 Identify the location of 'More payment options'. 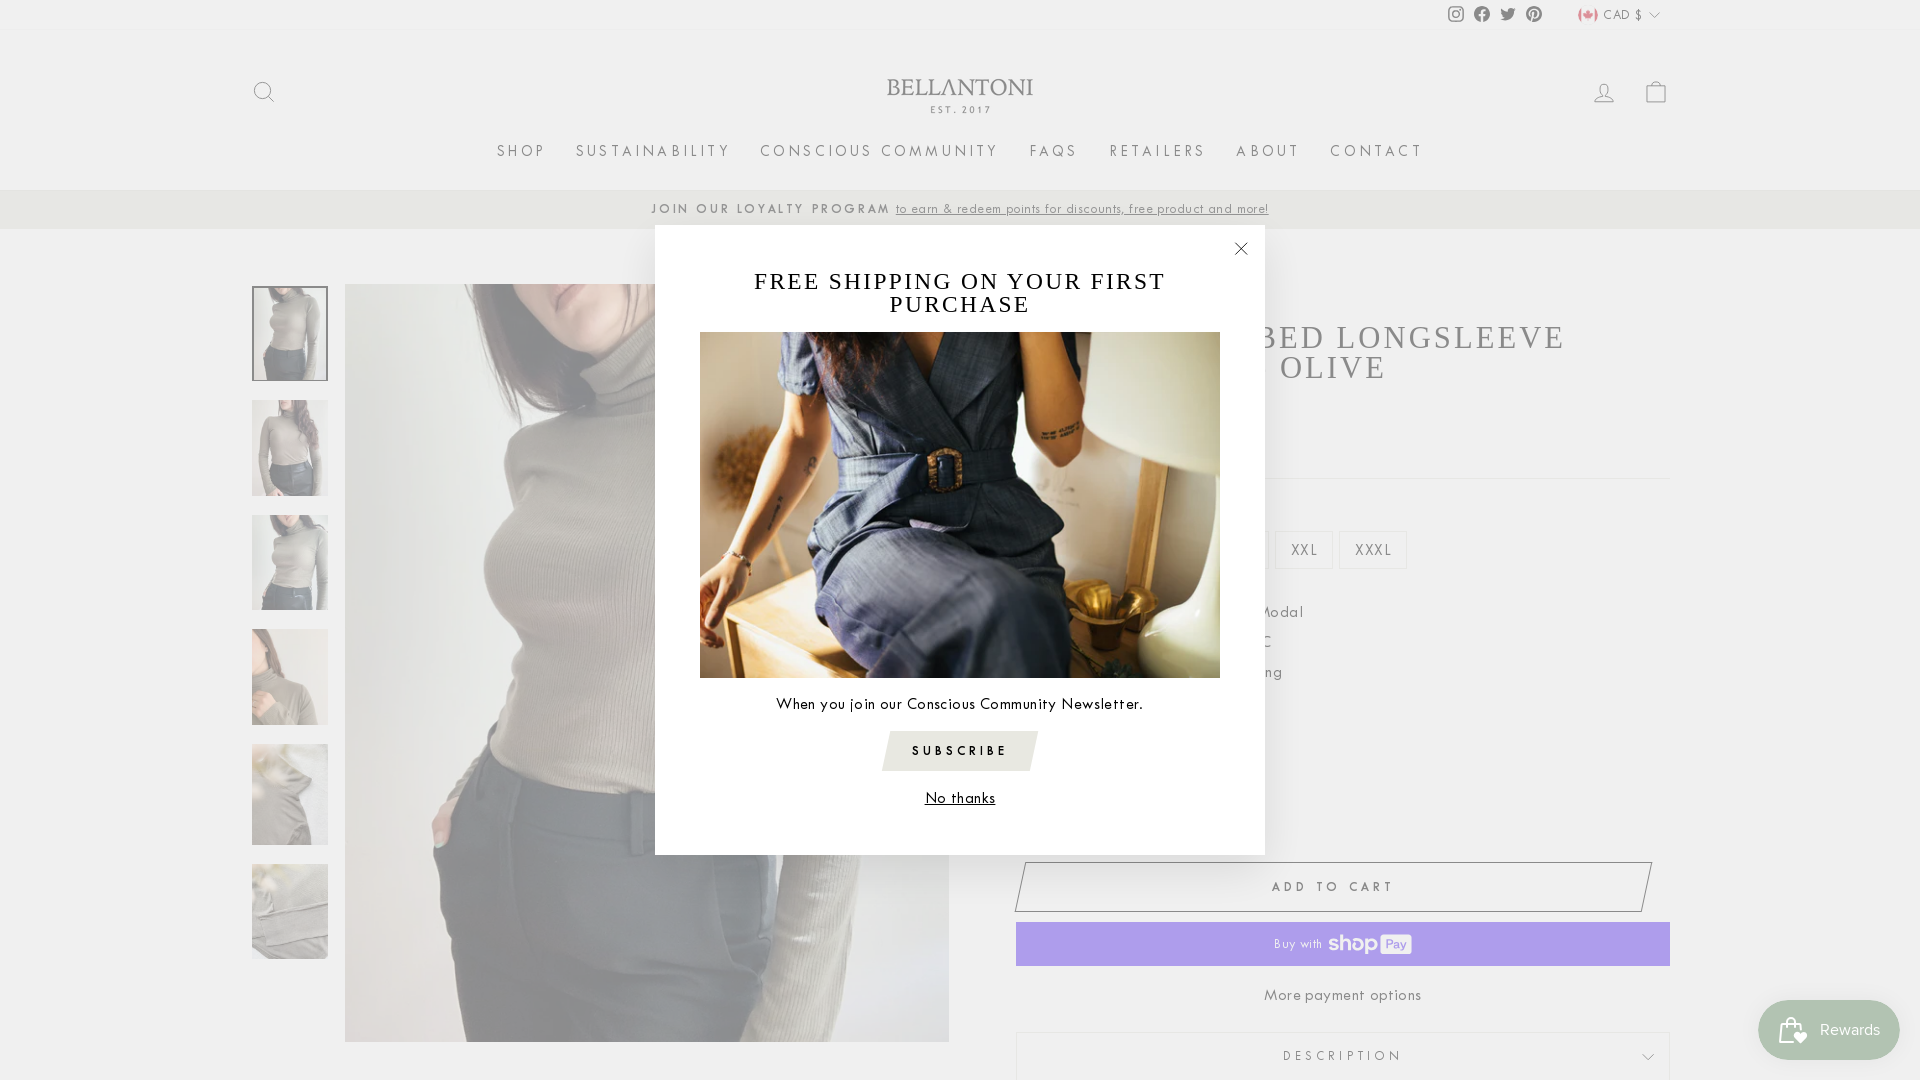
(1343, 995).